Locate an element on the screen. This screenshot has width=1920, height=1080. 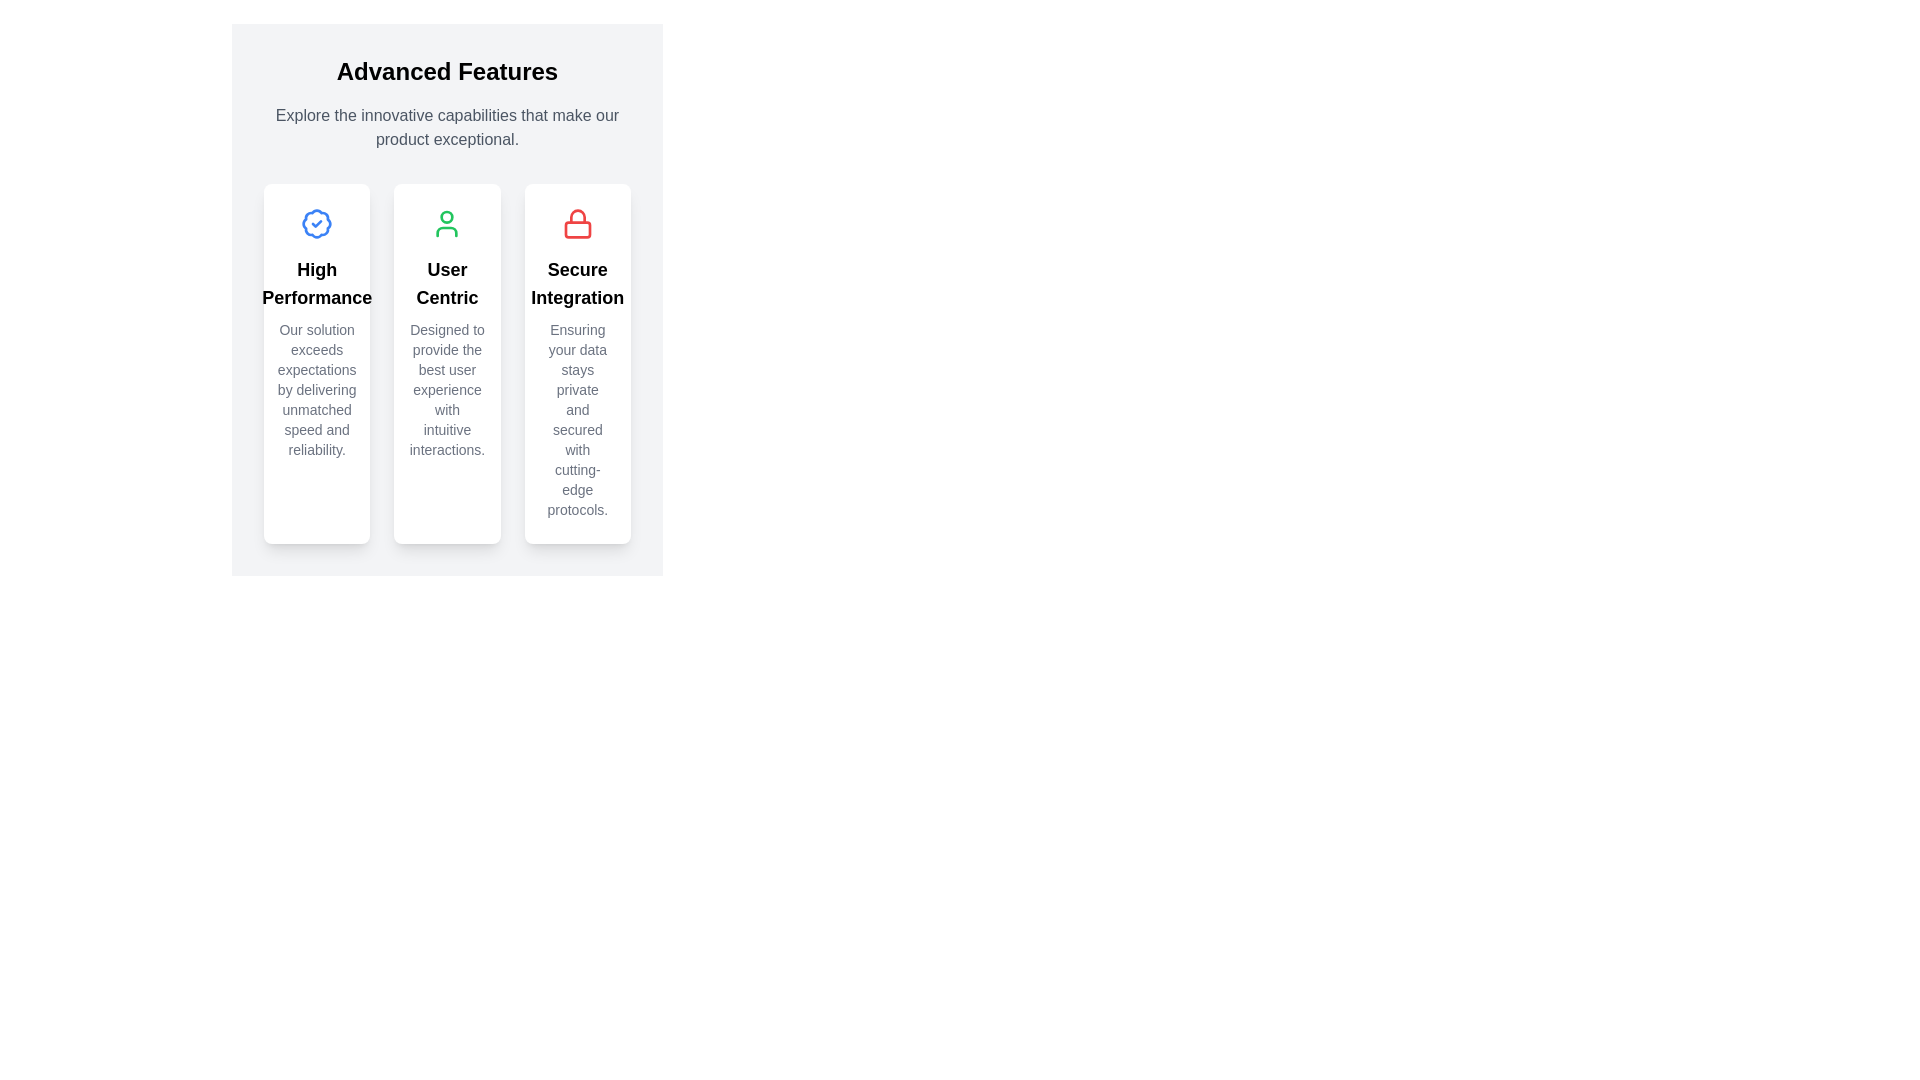
the blue checkmark icon located at the top center of the leftmost card labeled 'High Performance' for details is located at coordinates (316, 223).